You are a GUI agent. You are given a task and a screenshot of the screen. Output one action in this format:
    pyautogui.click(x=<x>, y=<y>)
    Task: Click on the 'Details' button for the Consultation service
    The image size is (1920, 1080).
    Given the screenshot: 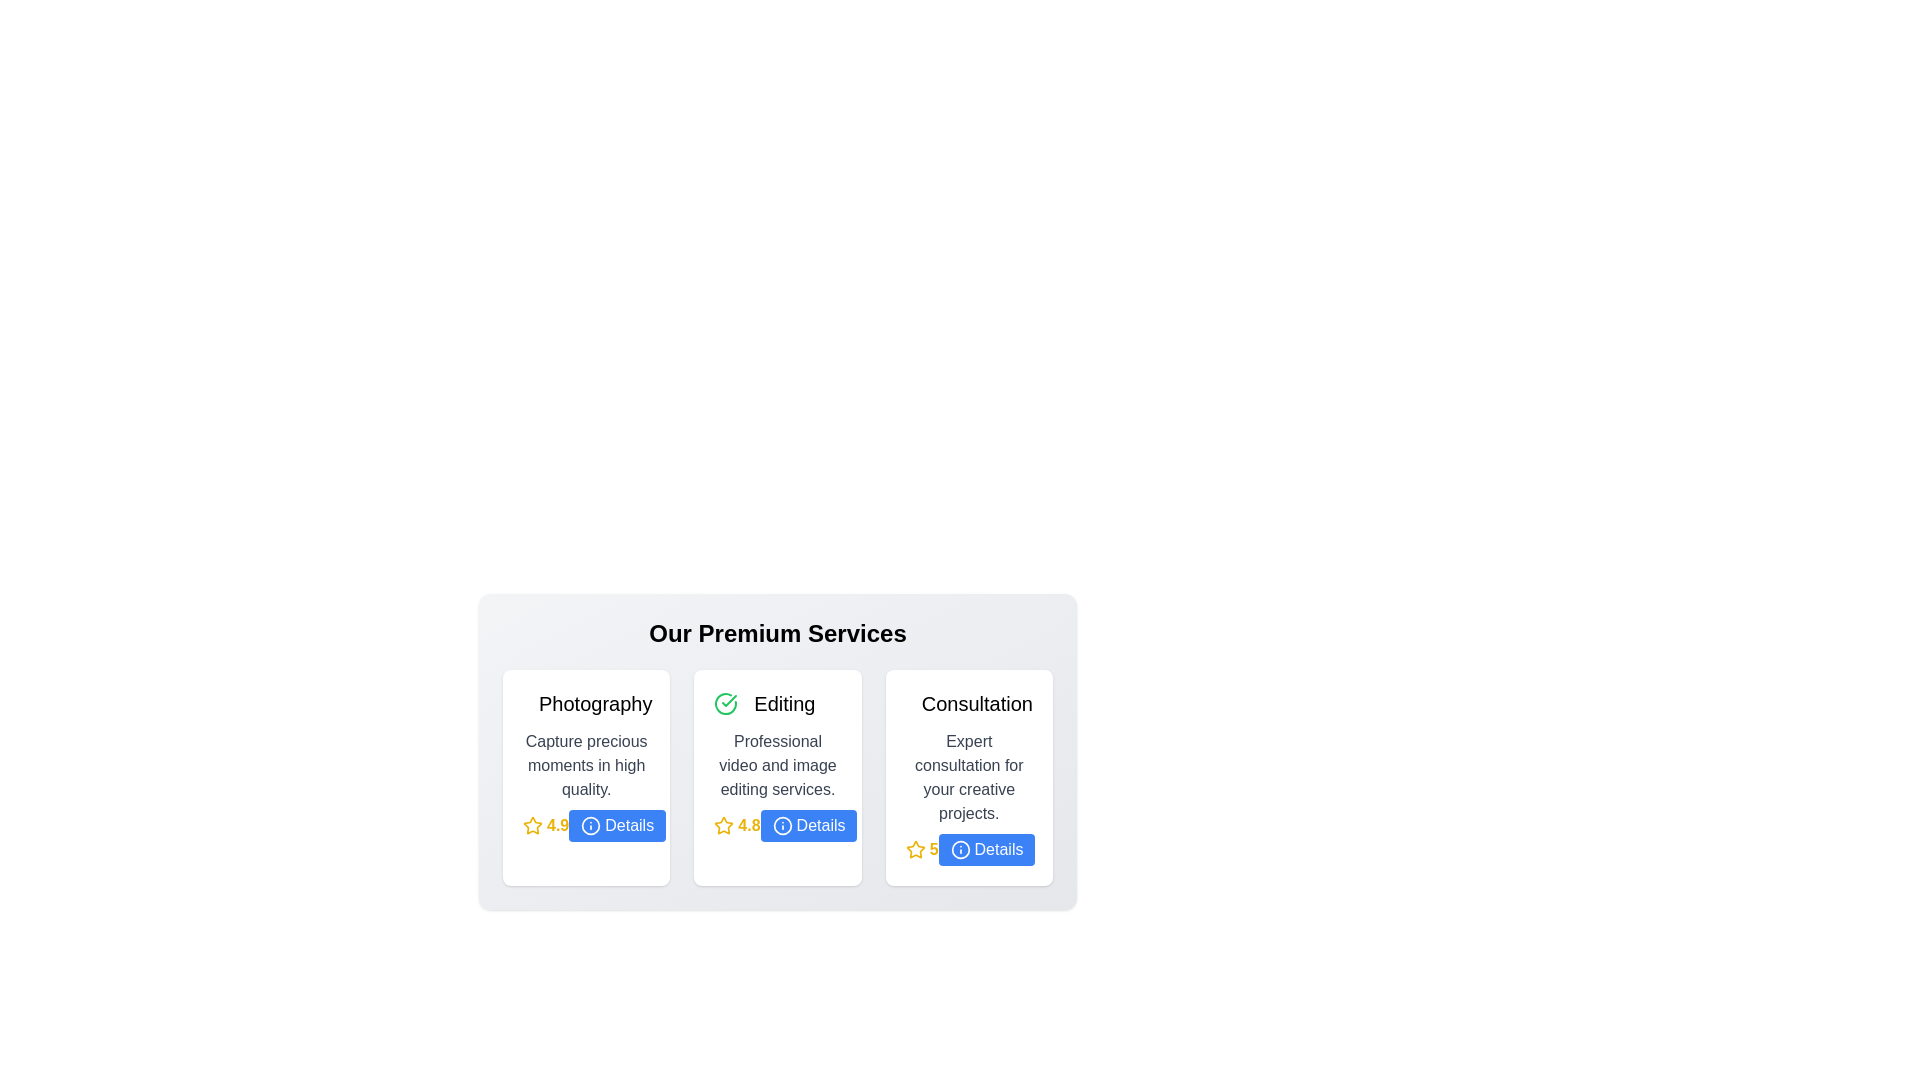 What is the action you would take?
    pyautogui.click(x=987, y=849)
    